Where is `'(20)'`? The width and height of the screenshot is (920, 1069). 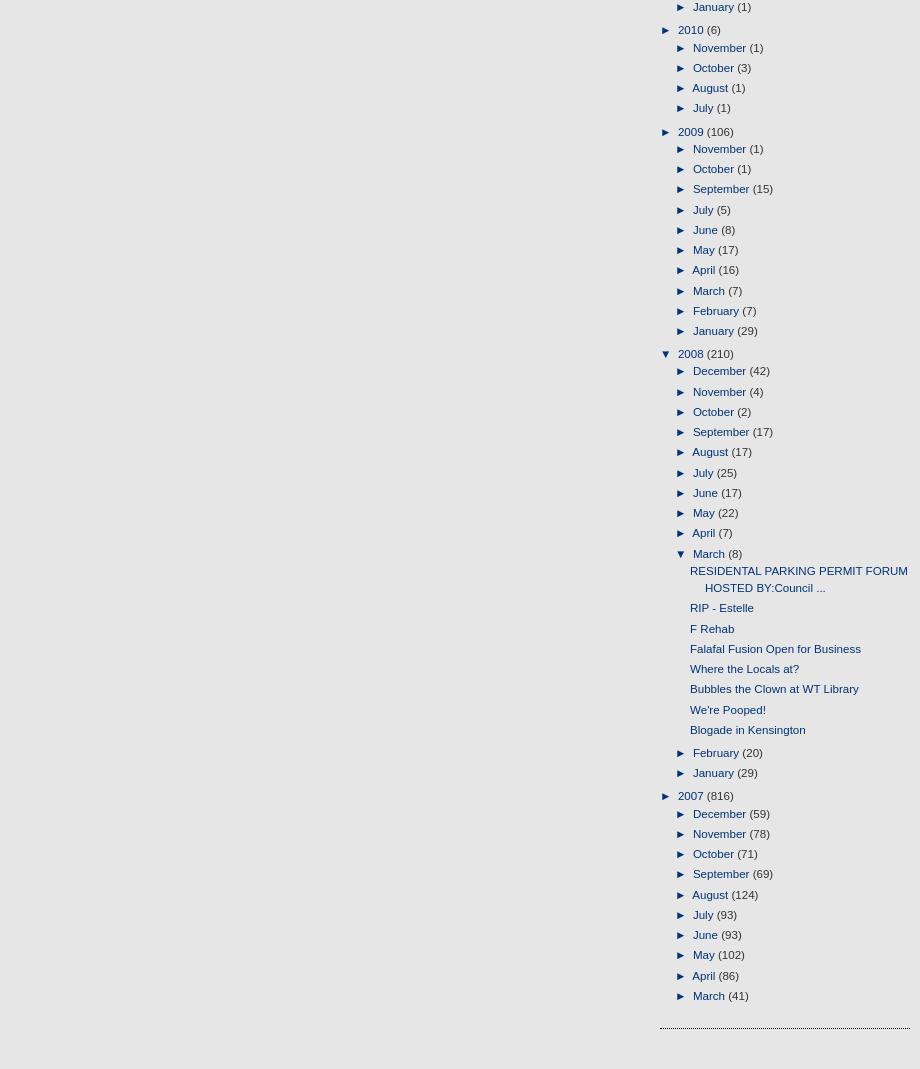
'(20)' is located at coordinates (752, 753).